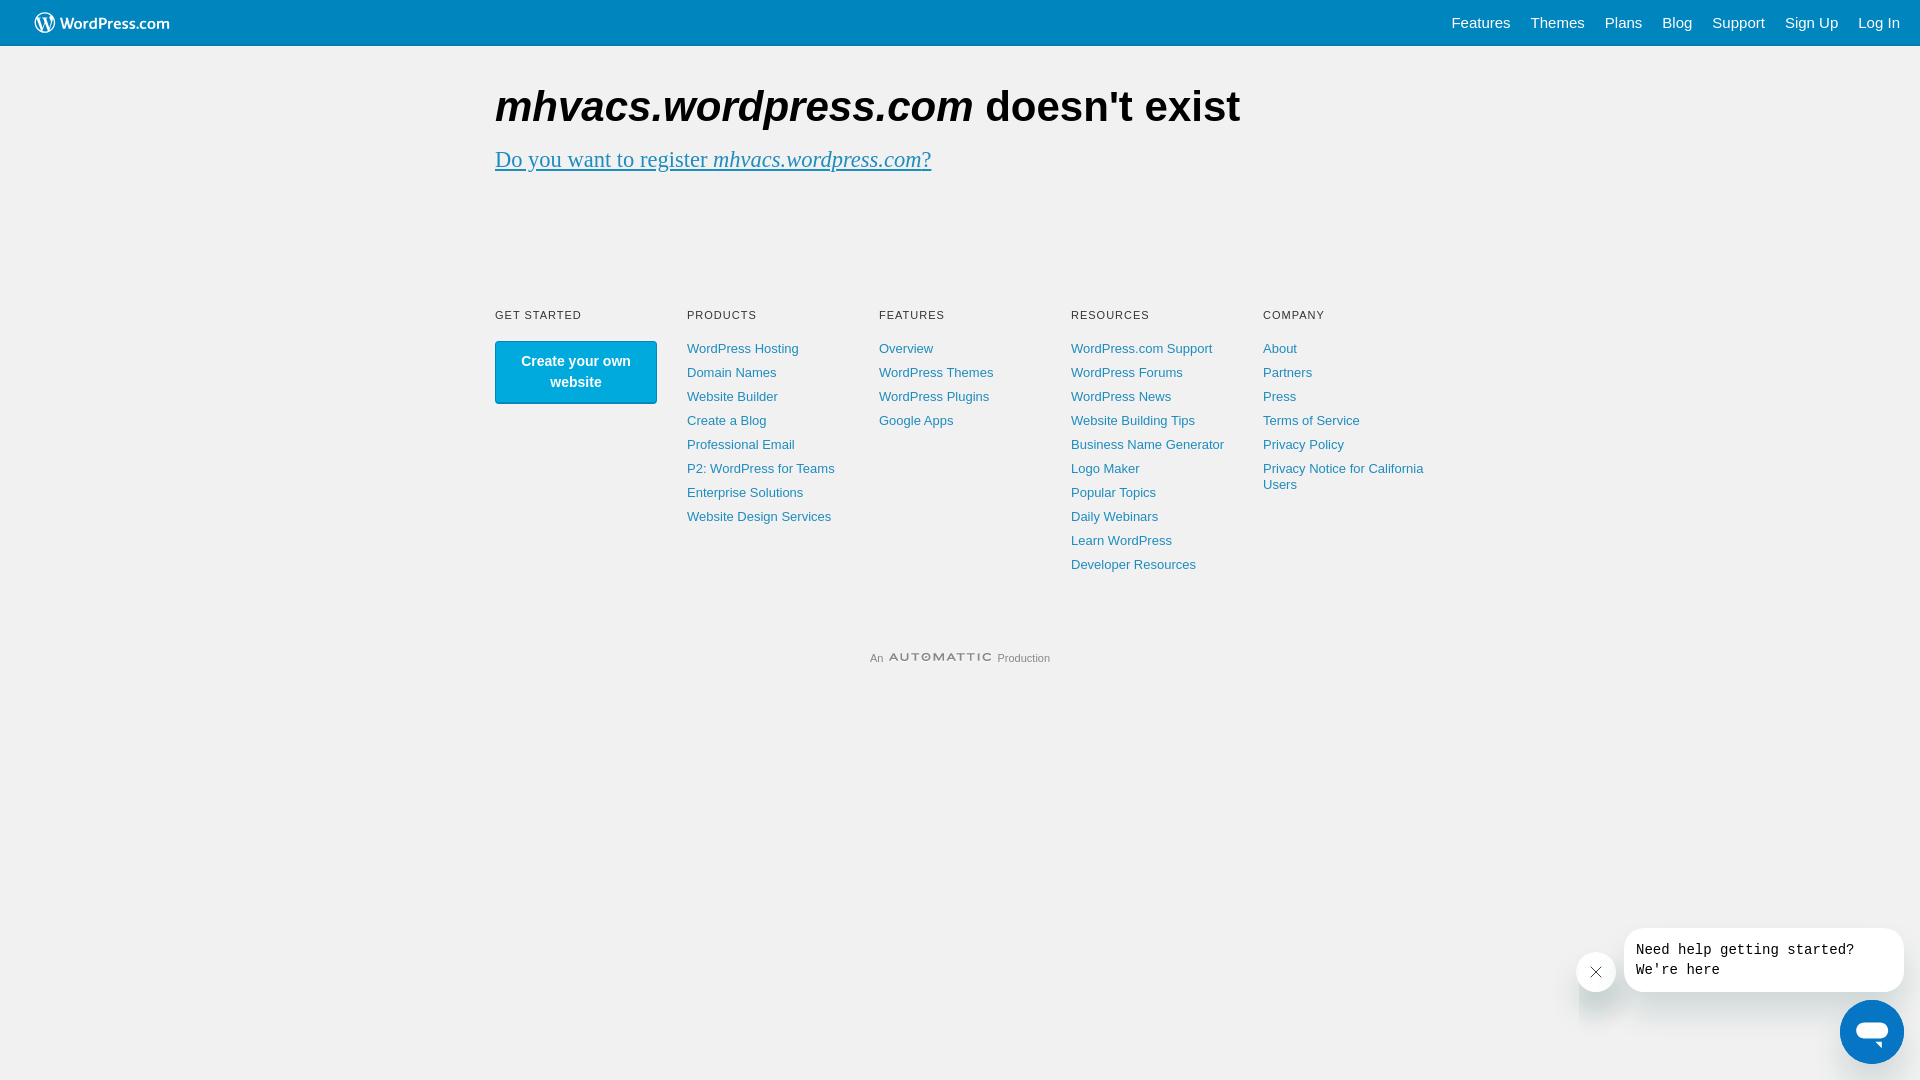  Describe the element at coordinates (1147, 443) in the screenshot. I see `'Business Name Generator'` at that location.